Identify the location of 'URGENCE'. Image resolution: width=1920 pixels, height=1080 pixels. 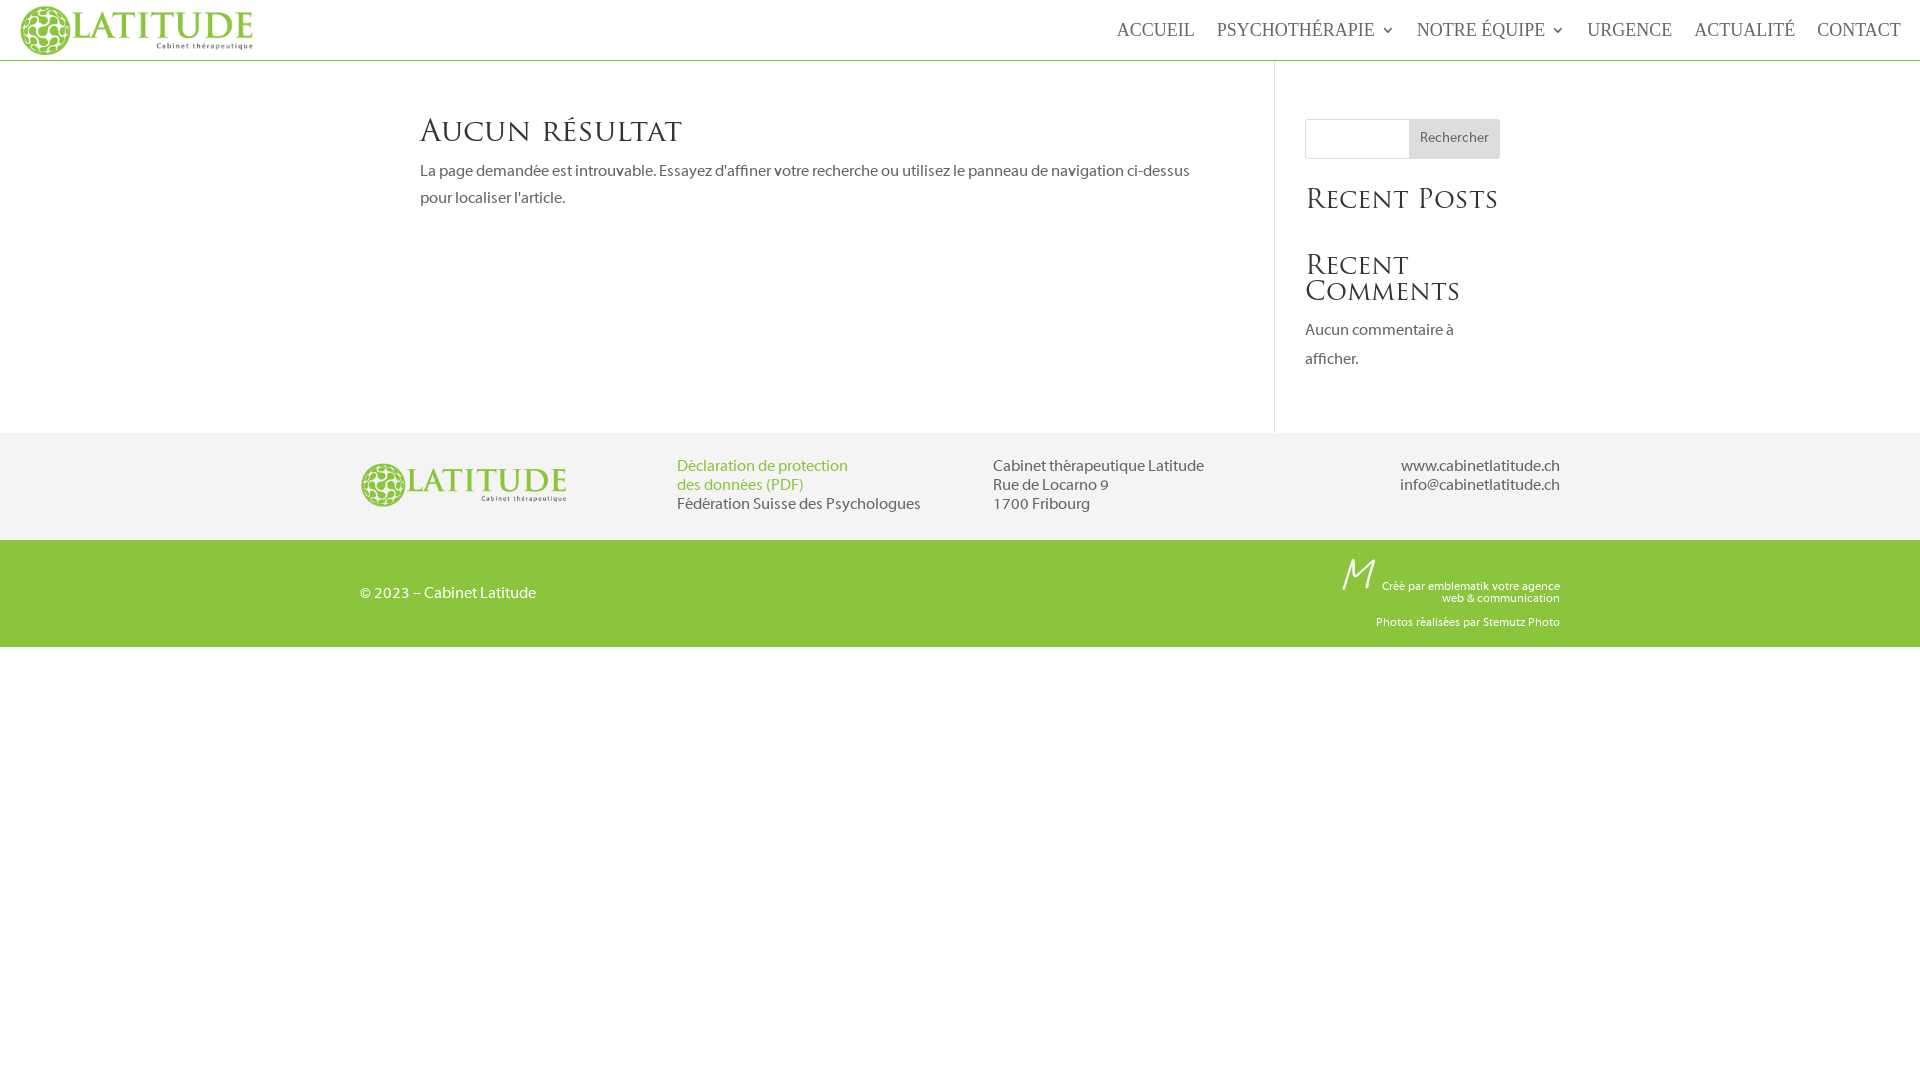
(1629, 34).